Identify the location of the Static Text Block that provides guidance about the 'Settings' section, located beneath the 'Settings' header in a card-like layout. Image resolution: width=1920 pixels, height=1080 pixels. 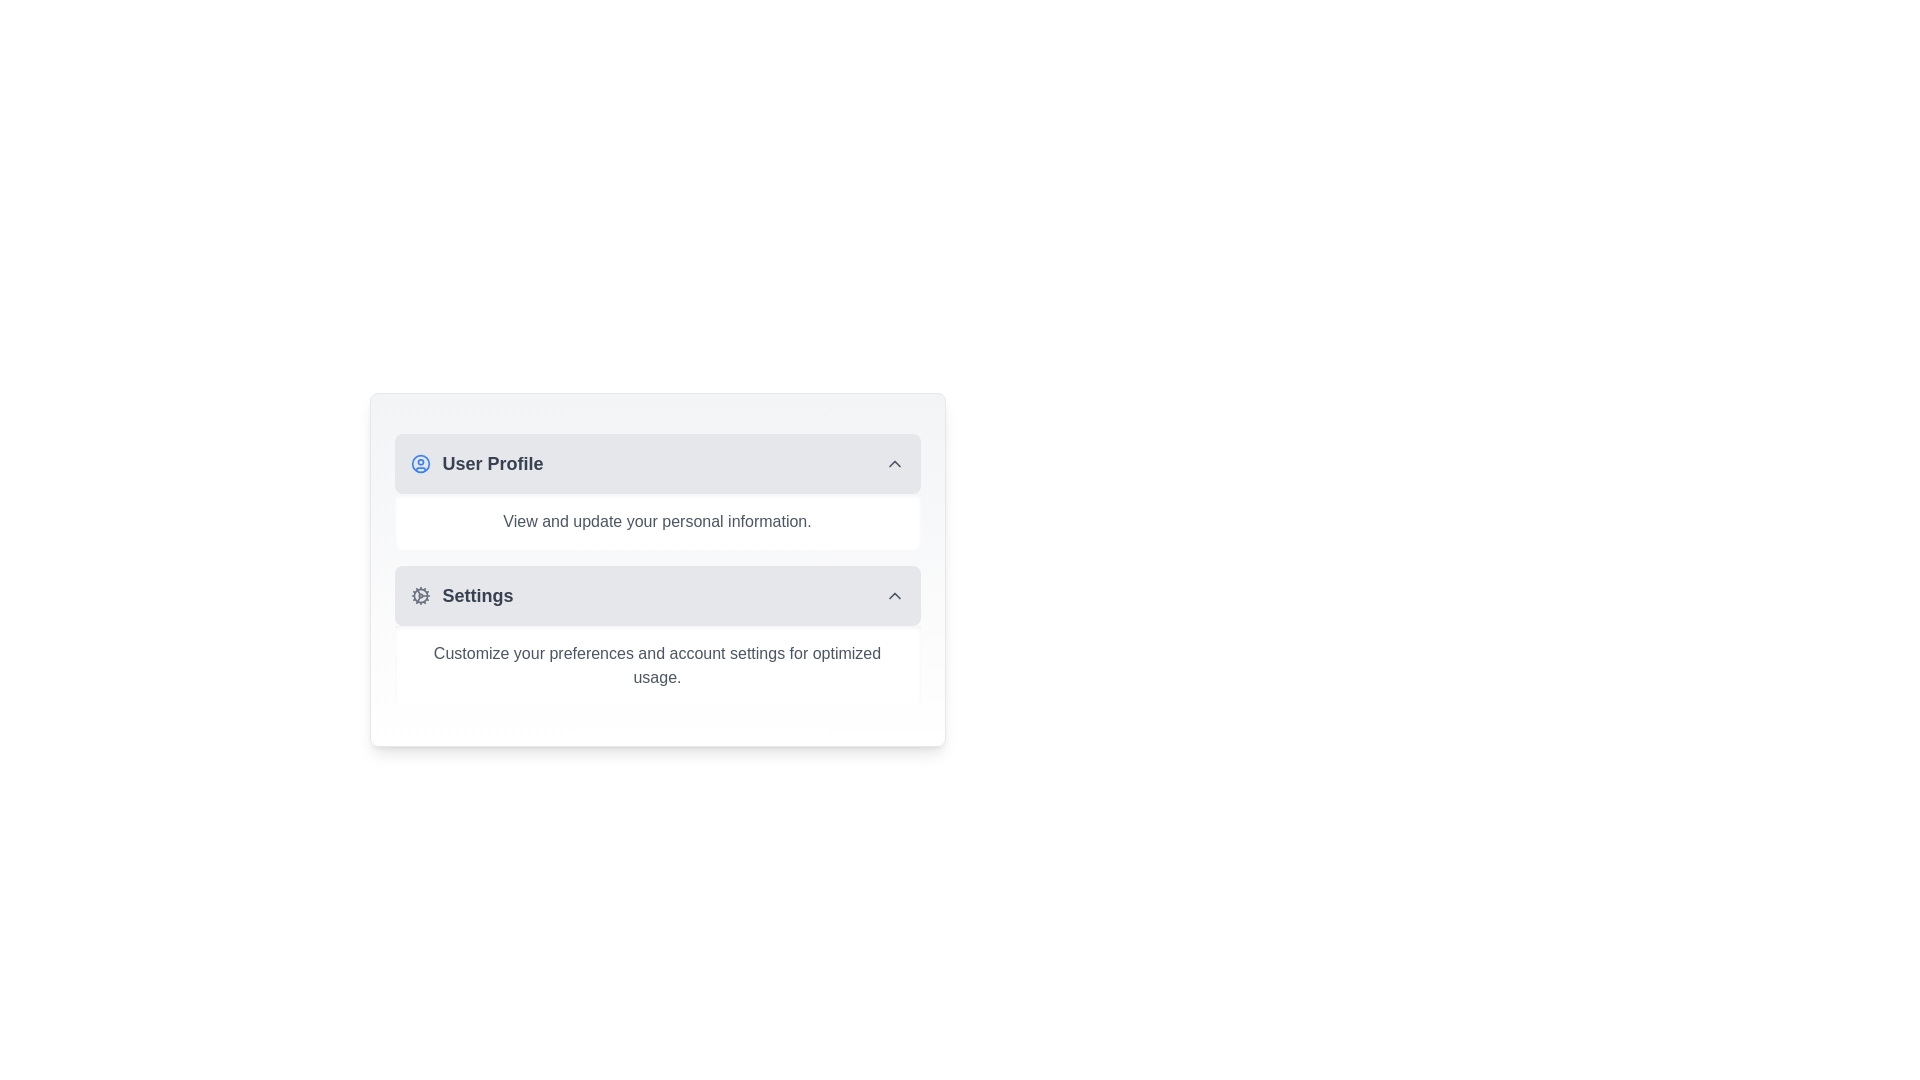
(657, 666).